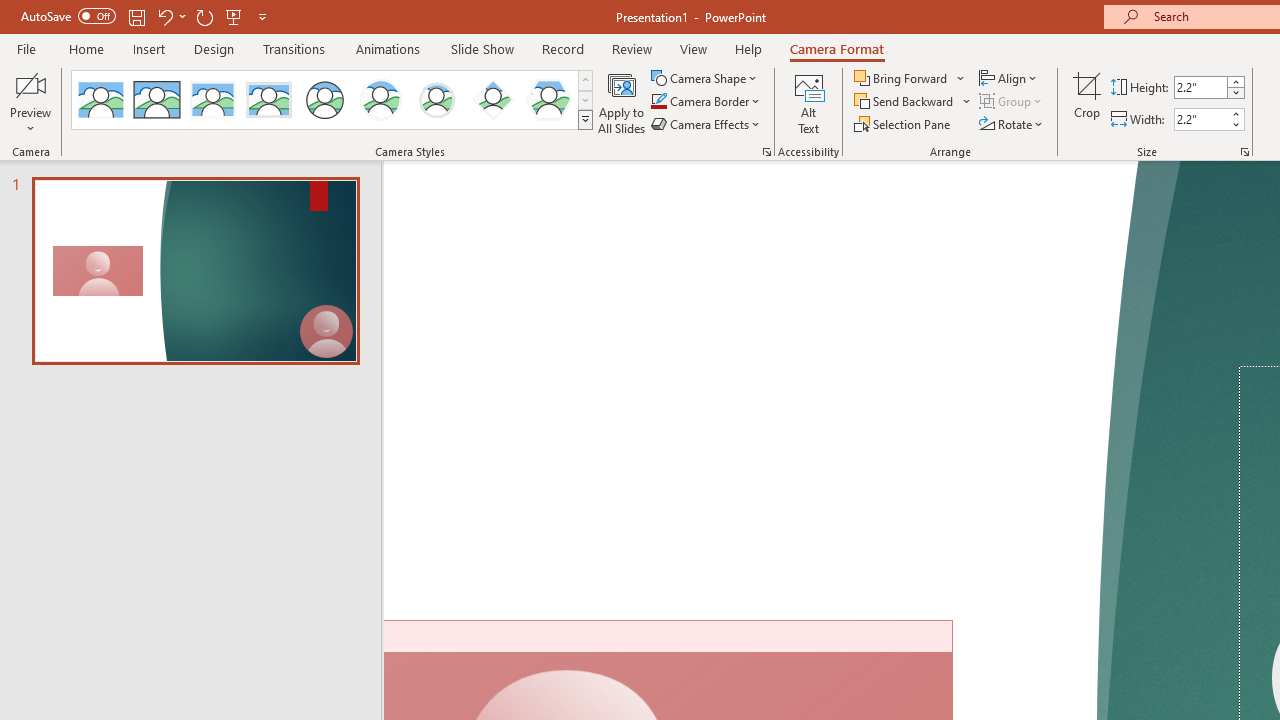 The width and height of the screenshot is (1280, 720). I want to click on 'Center Shadow Circle', so click(381, 100).